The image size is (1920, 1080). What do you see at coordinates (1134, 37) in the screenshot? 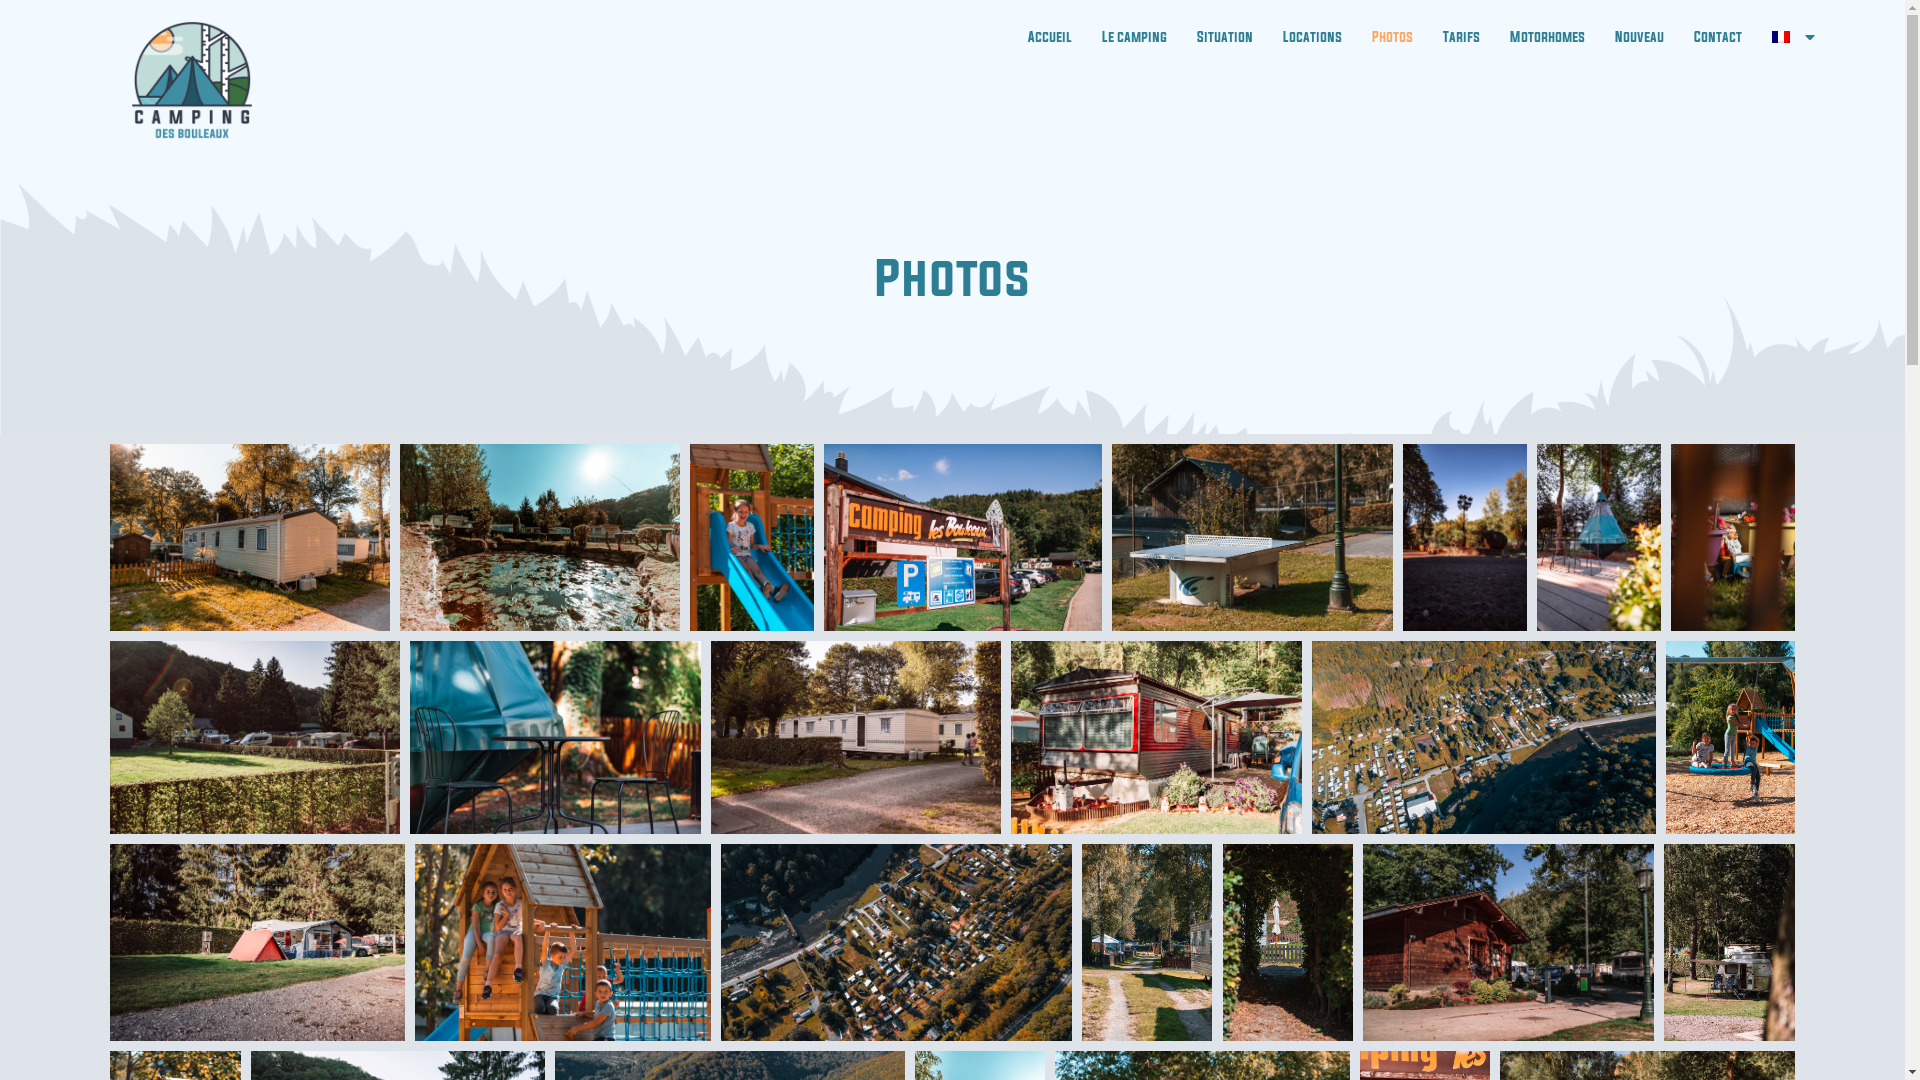
I see `'Le camping'` at bounding box center [1134, 37].